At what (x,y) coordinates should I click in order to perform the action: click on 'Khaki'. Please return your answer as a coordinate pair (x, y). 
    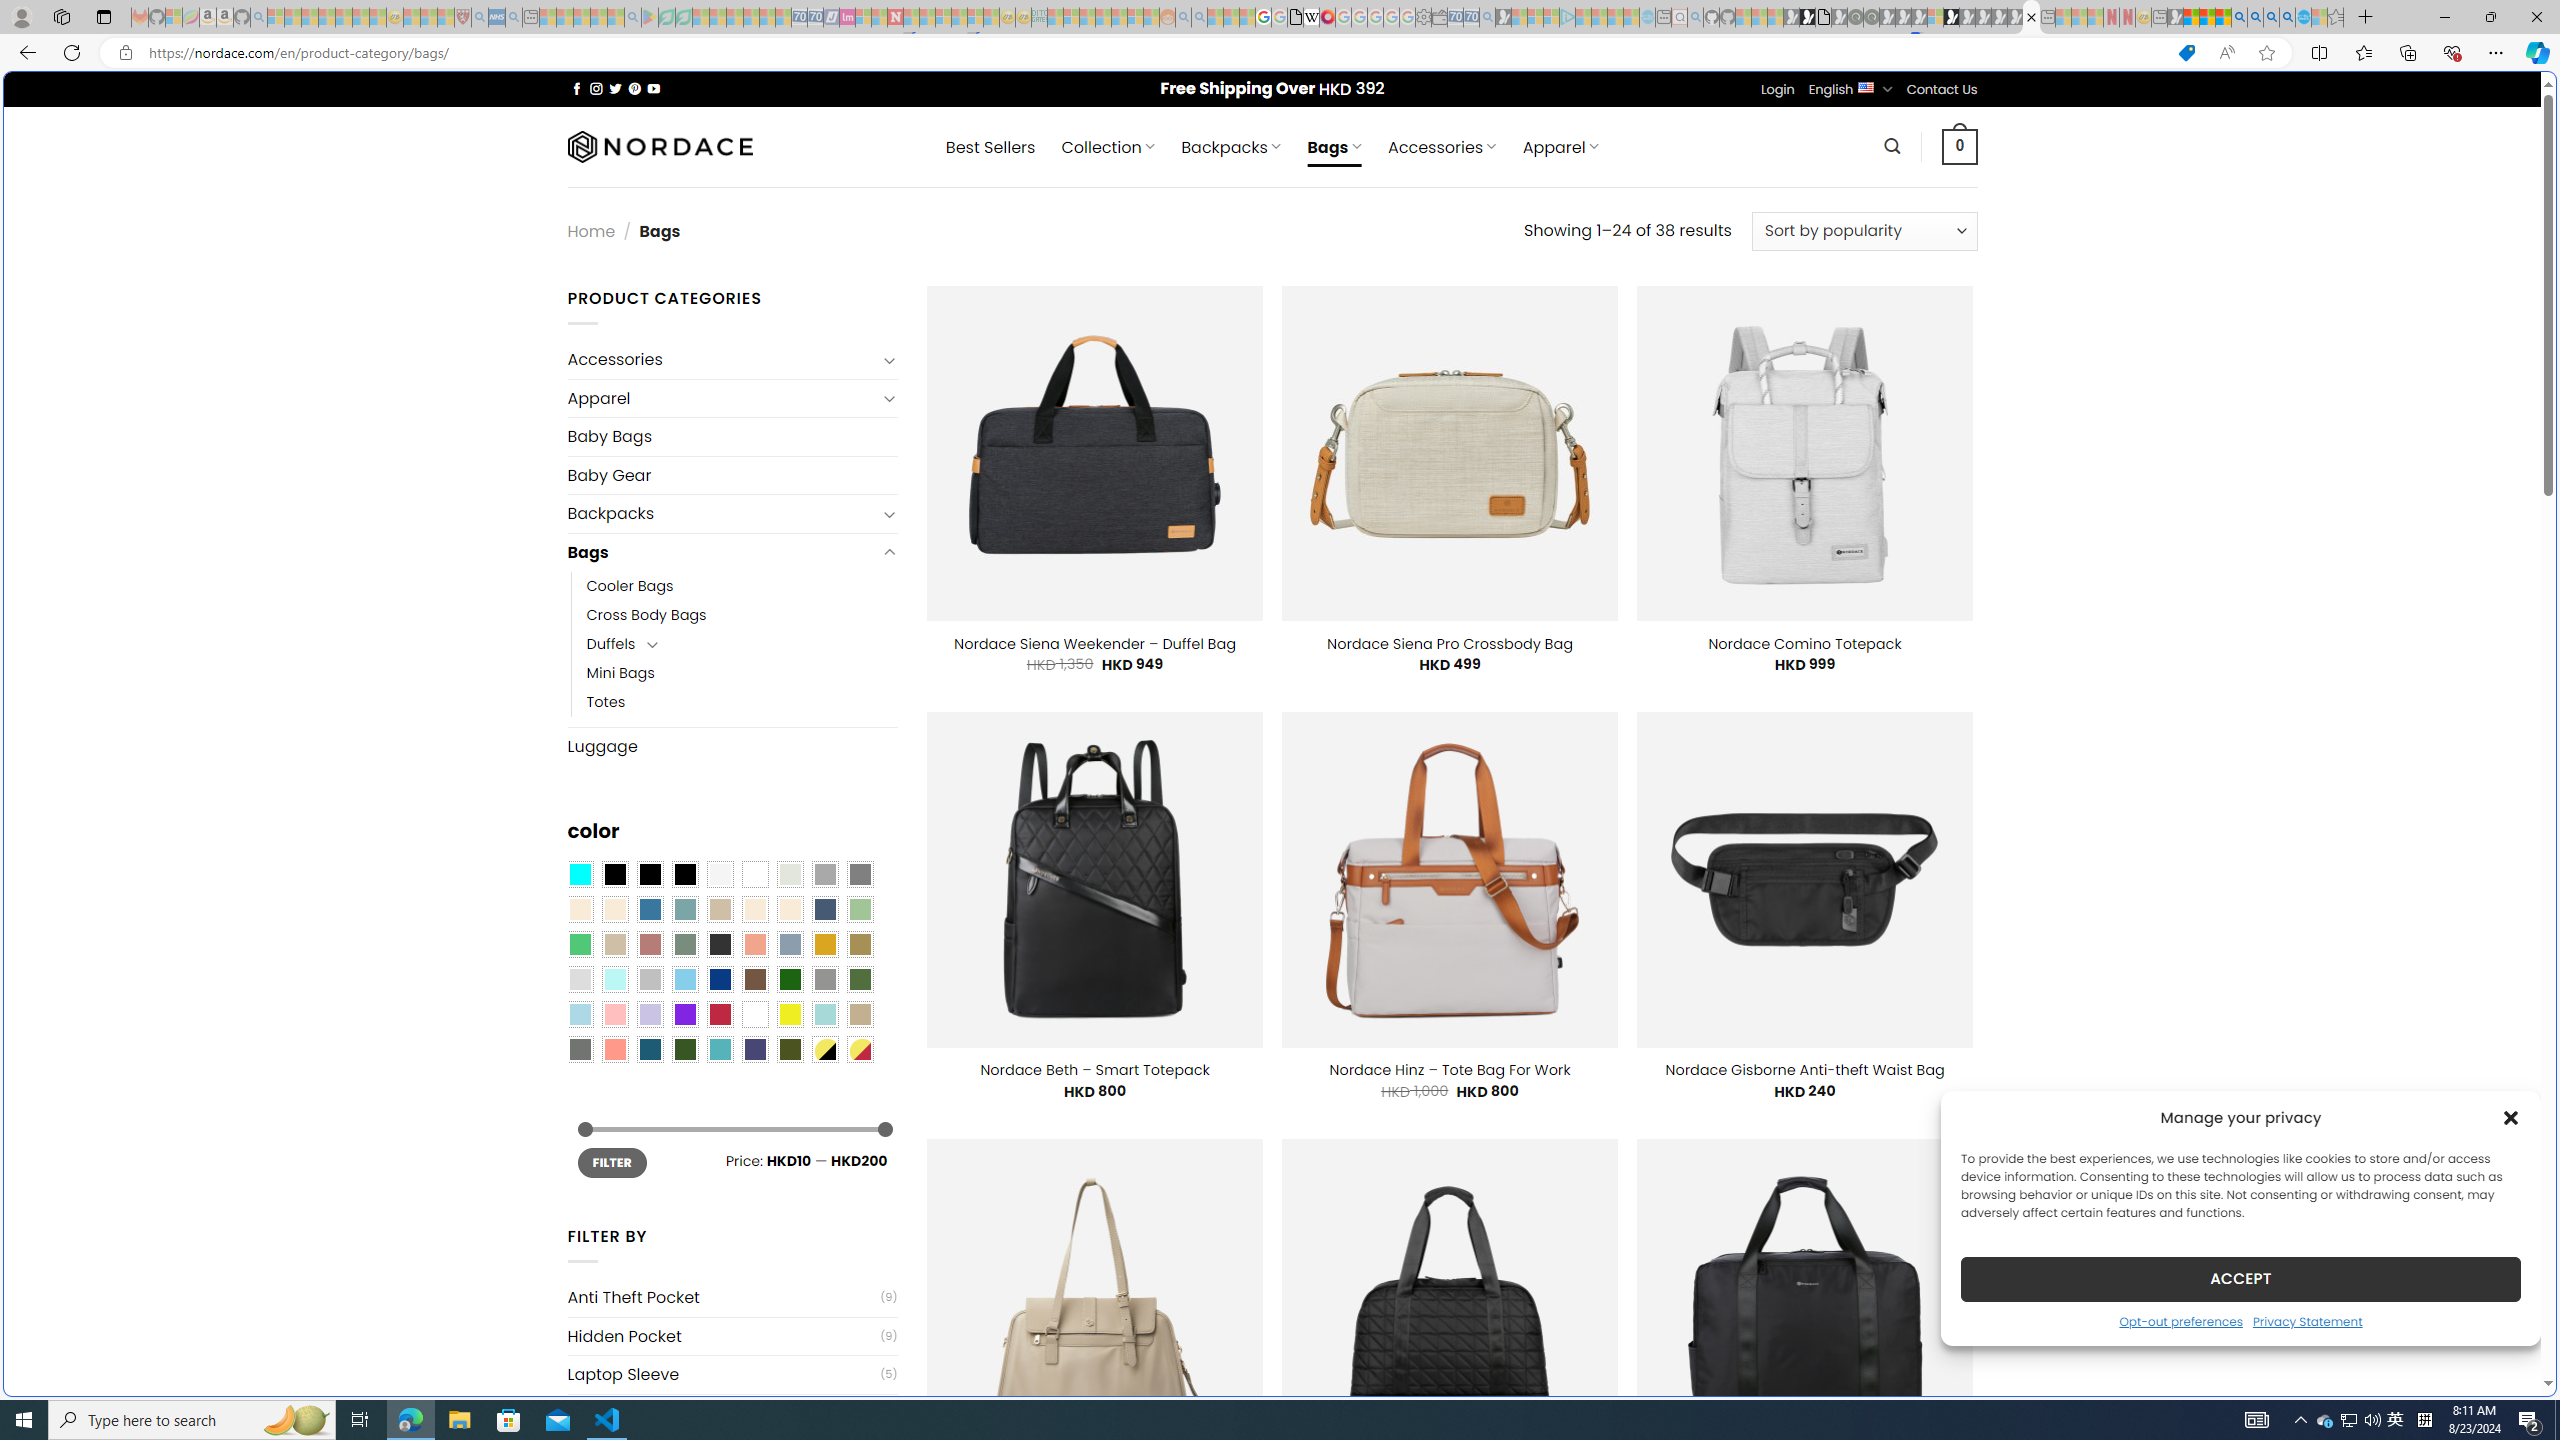
    Looking at the image, I should click on (860, 1014).